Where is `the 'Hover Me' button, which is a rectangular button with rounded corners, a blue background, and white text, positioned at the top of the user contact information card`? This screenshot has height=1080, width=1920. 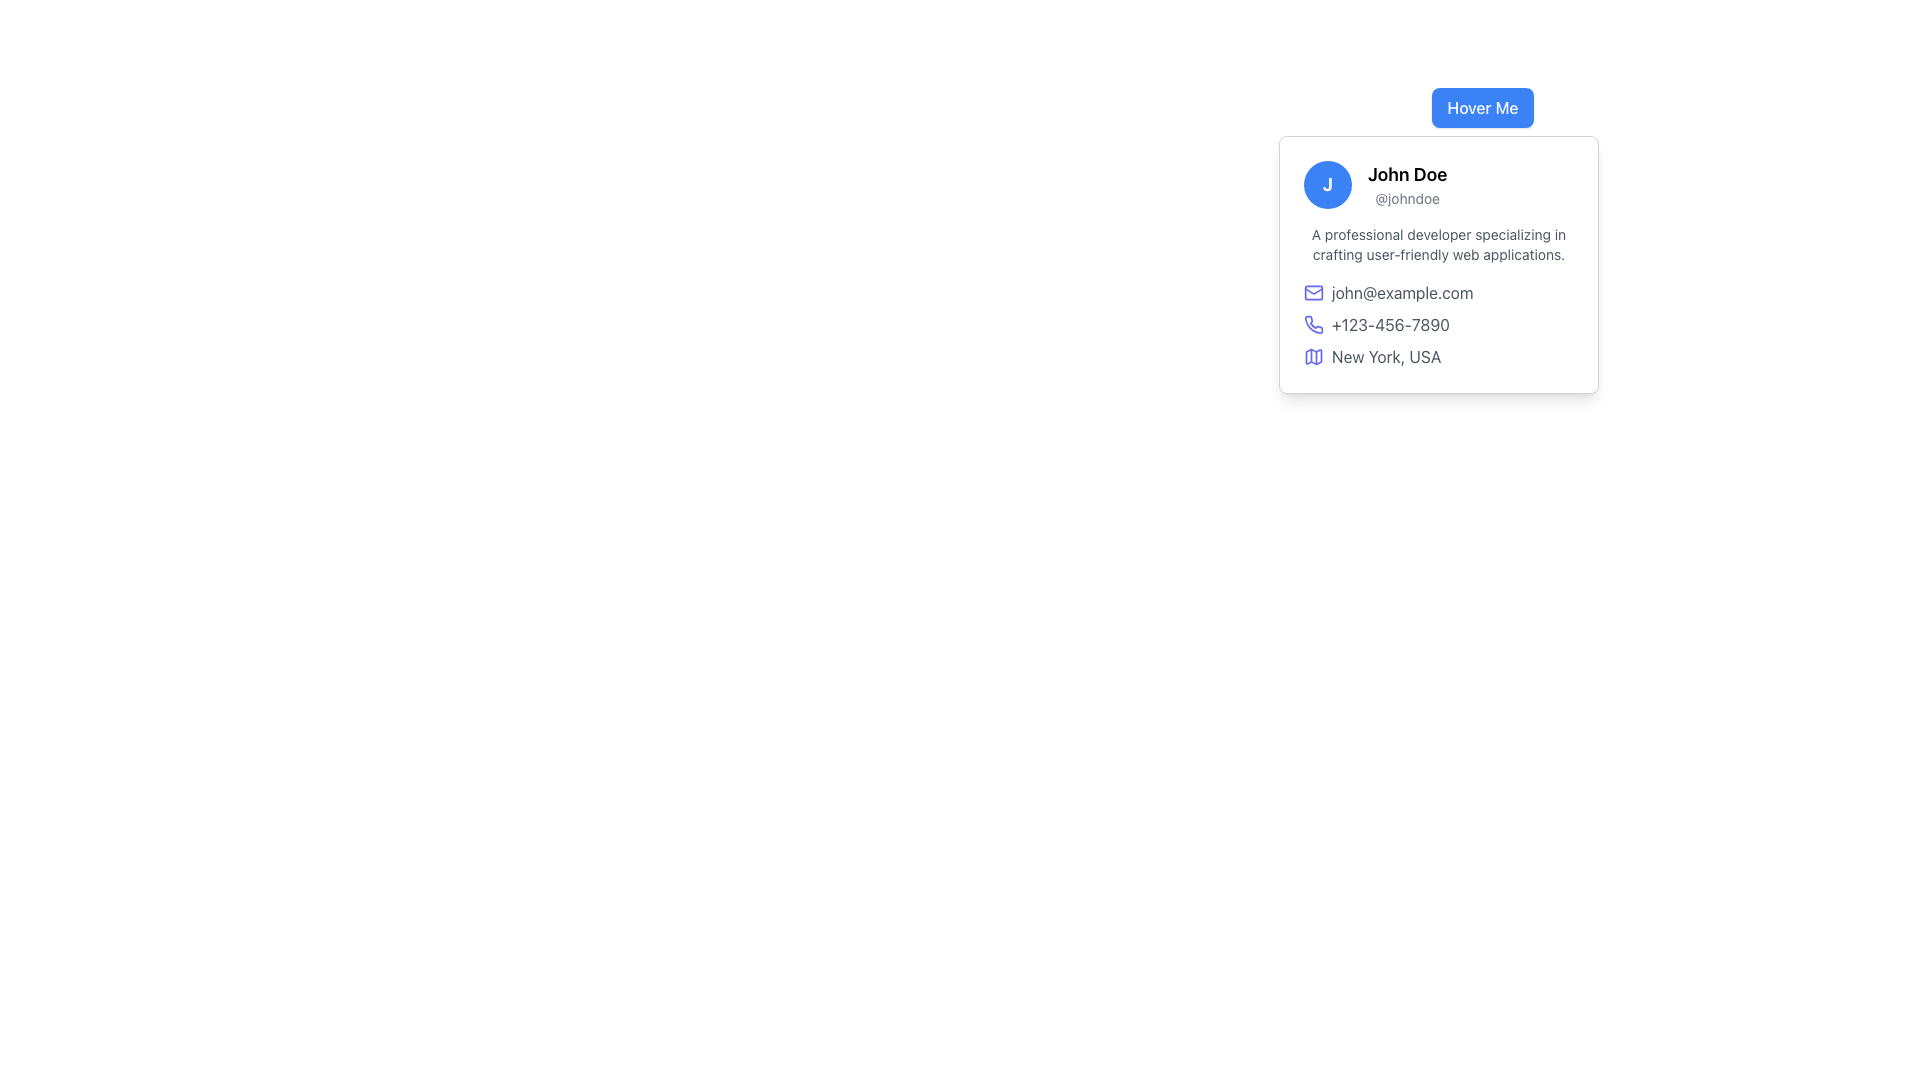 the 'Hover Me' button, which is a rectangular button with rounded corners, a blue background, and white text, positioned at the top of the user contact information card is located at coordinates (1483, 108).